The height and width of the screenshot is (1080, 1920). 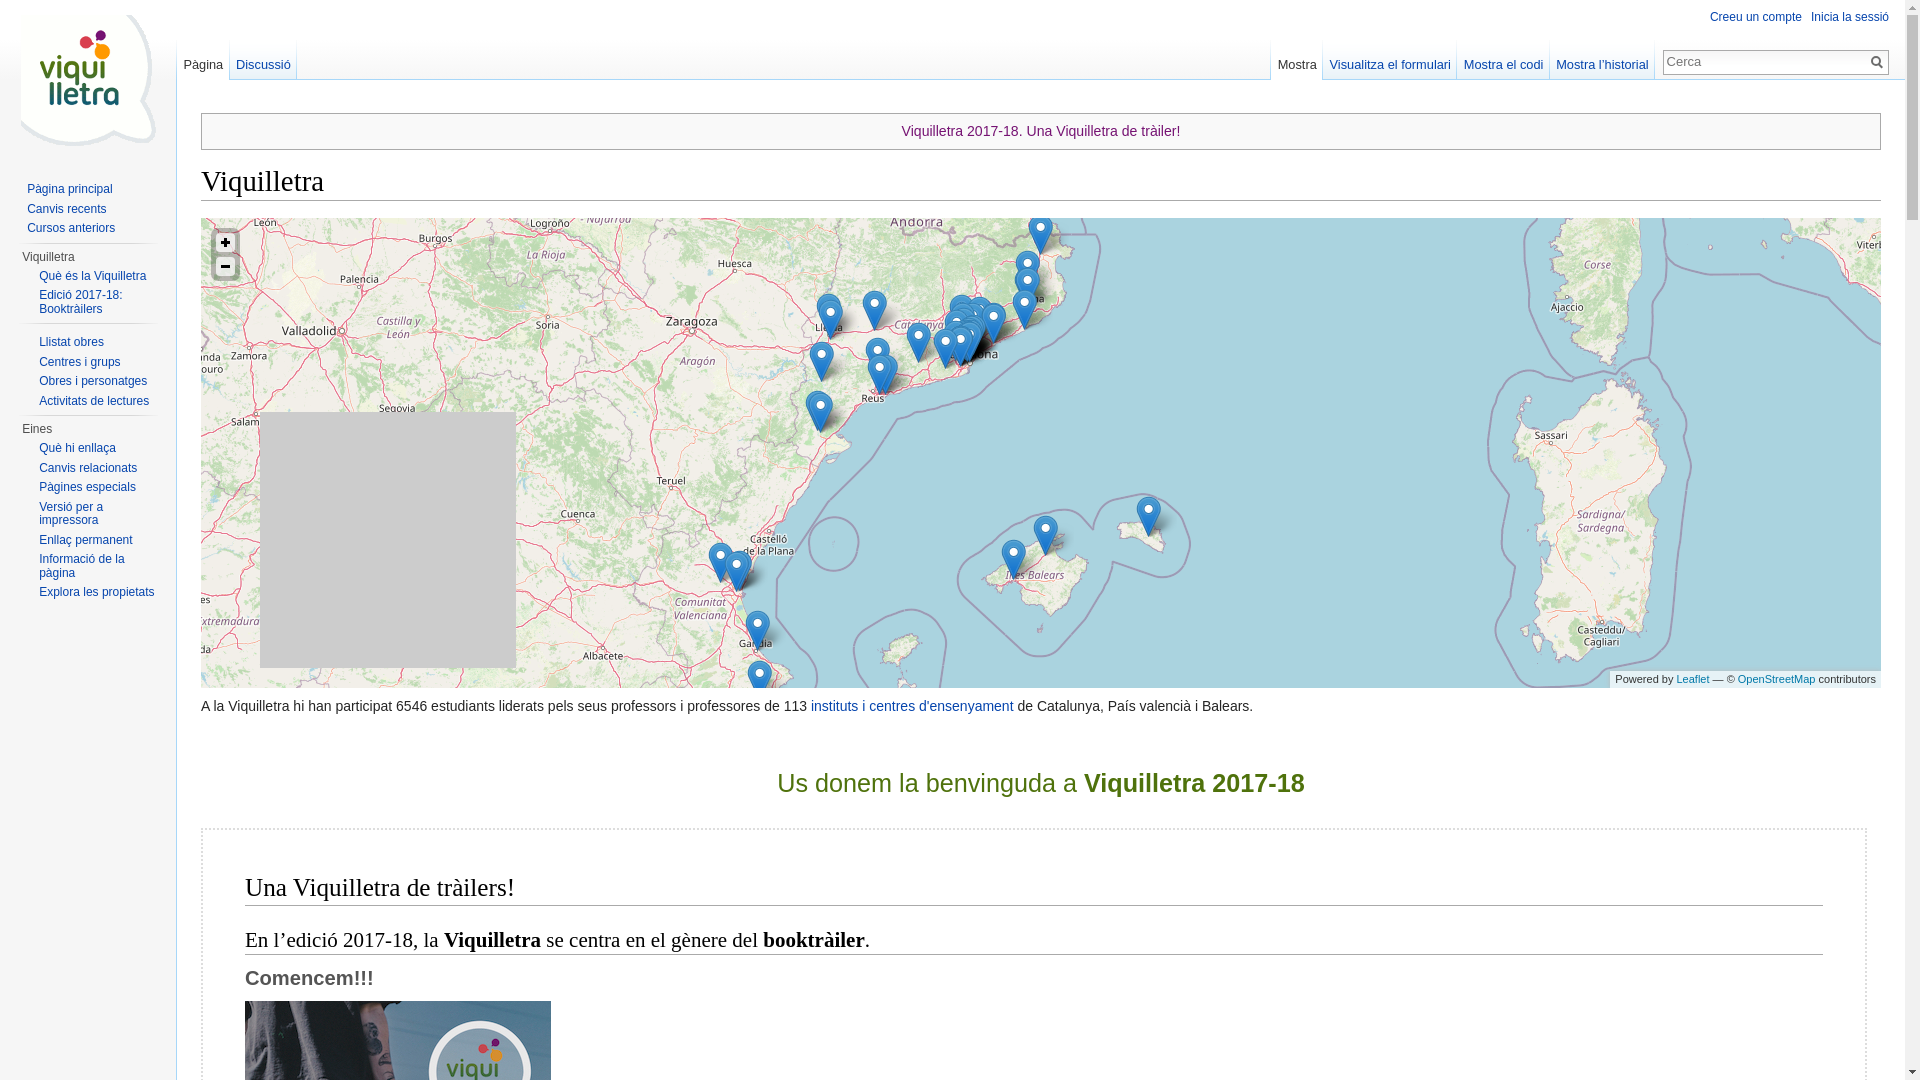 I want to click on 'Doctor Puigvert', so click(x=971, y=334).